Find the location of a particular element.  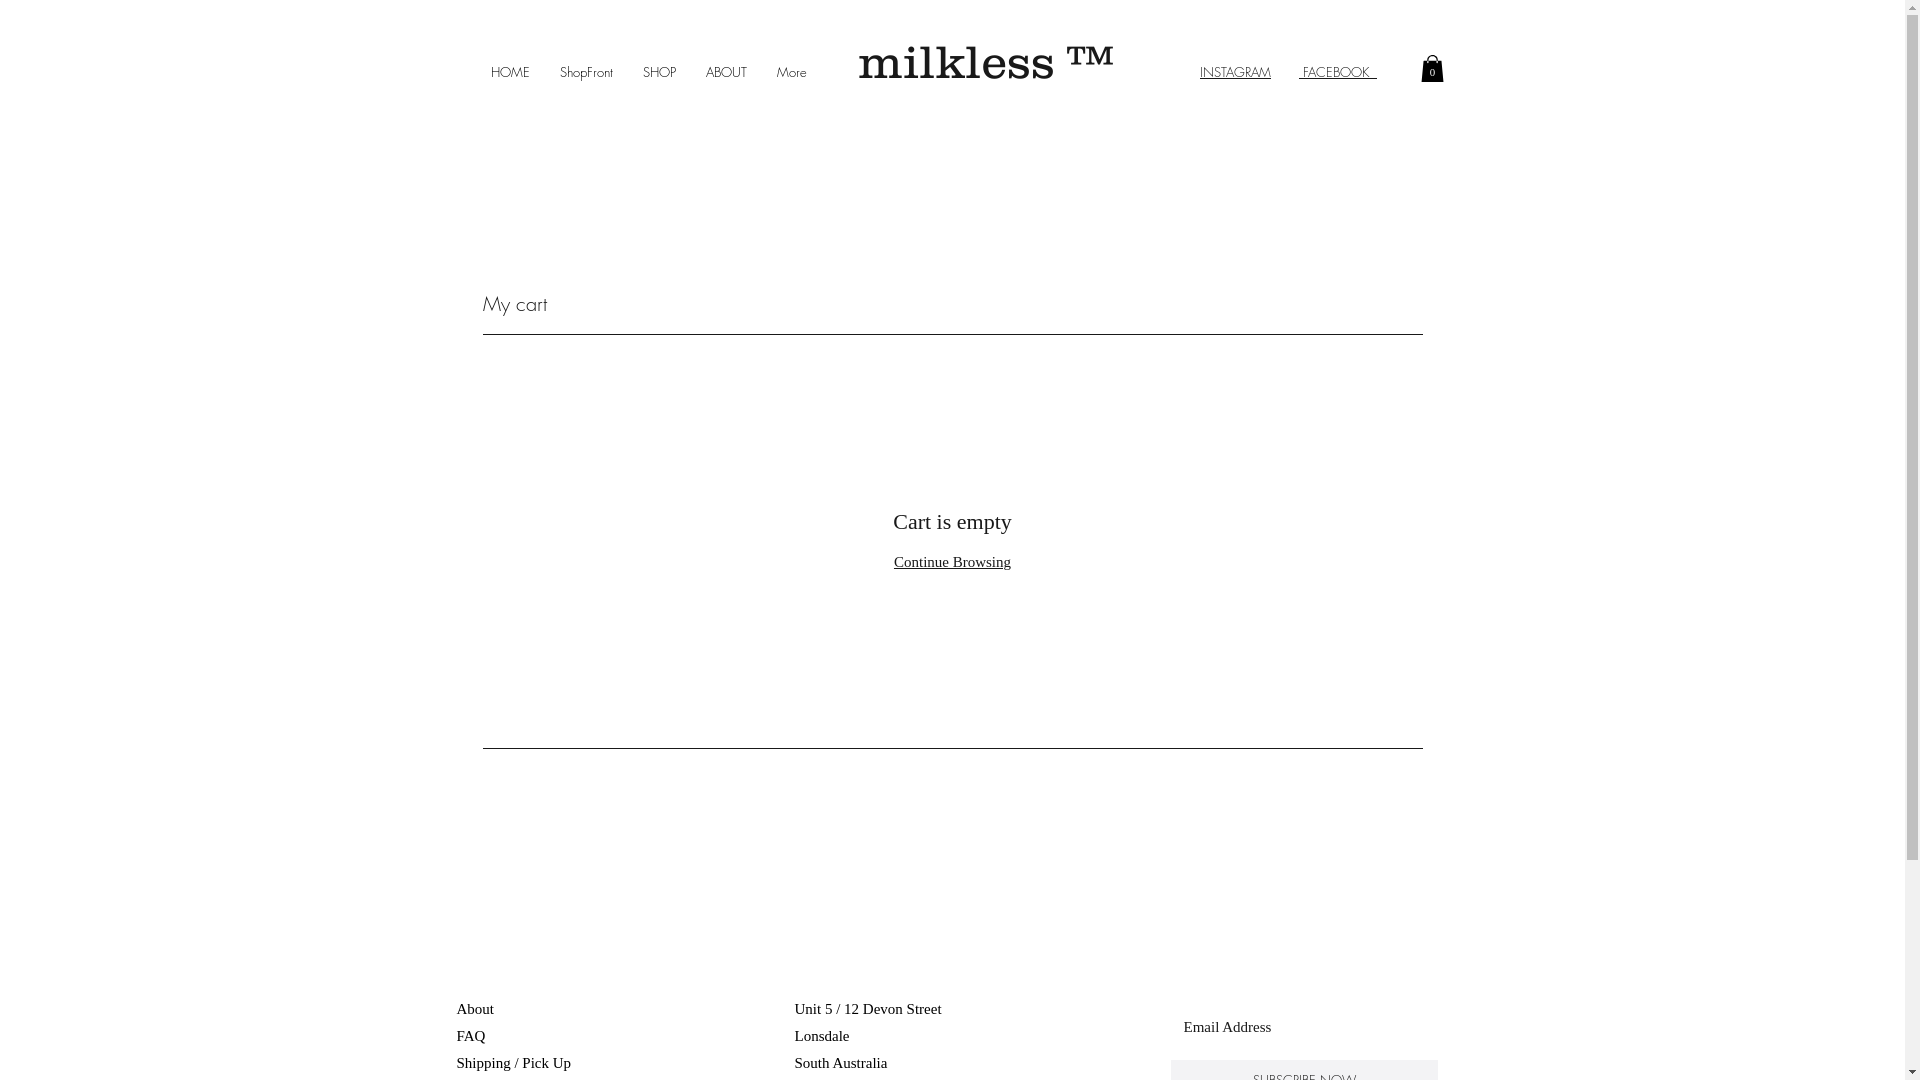

'Shipping / Pick Up ' is located at coordinates (514, 1062).